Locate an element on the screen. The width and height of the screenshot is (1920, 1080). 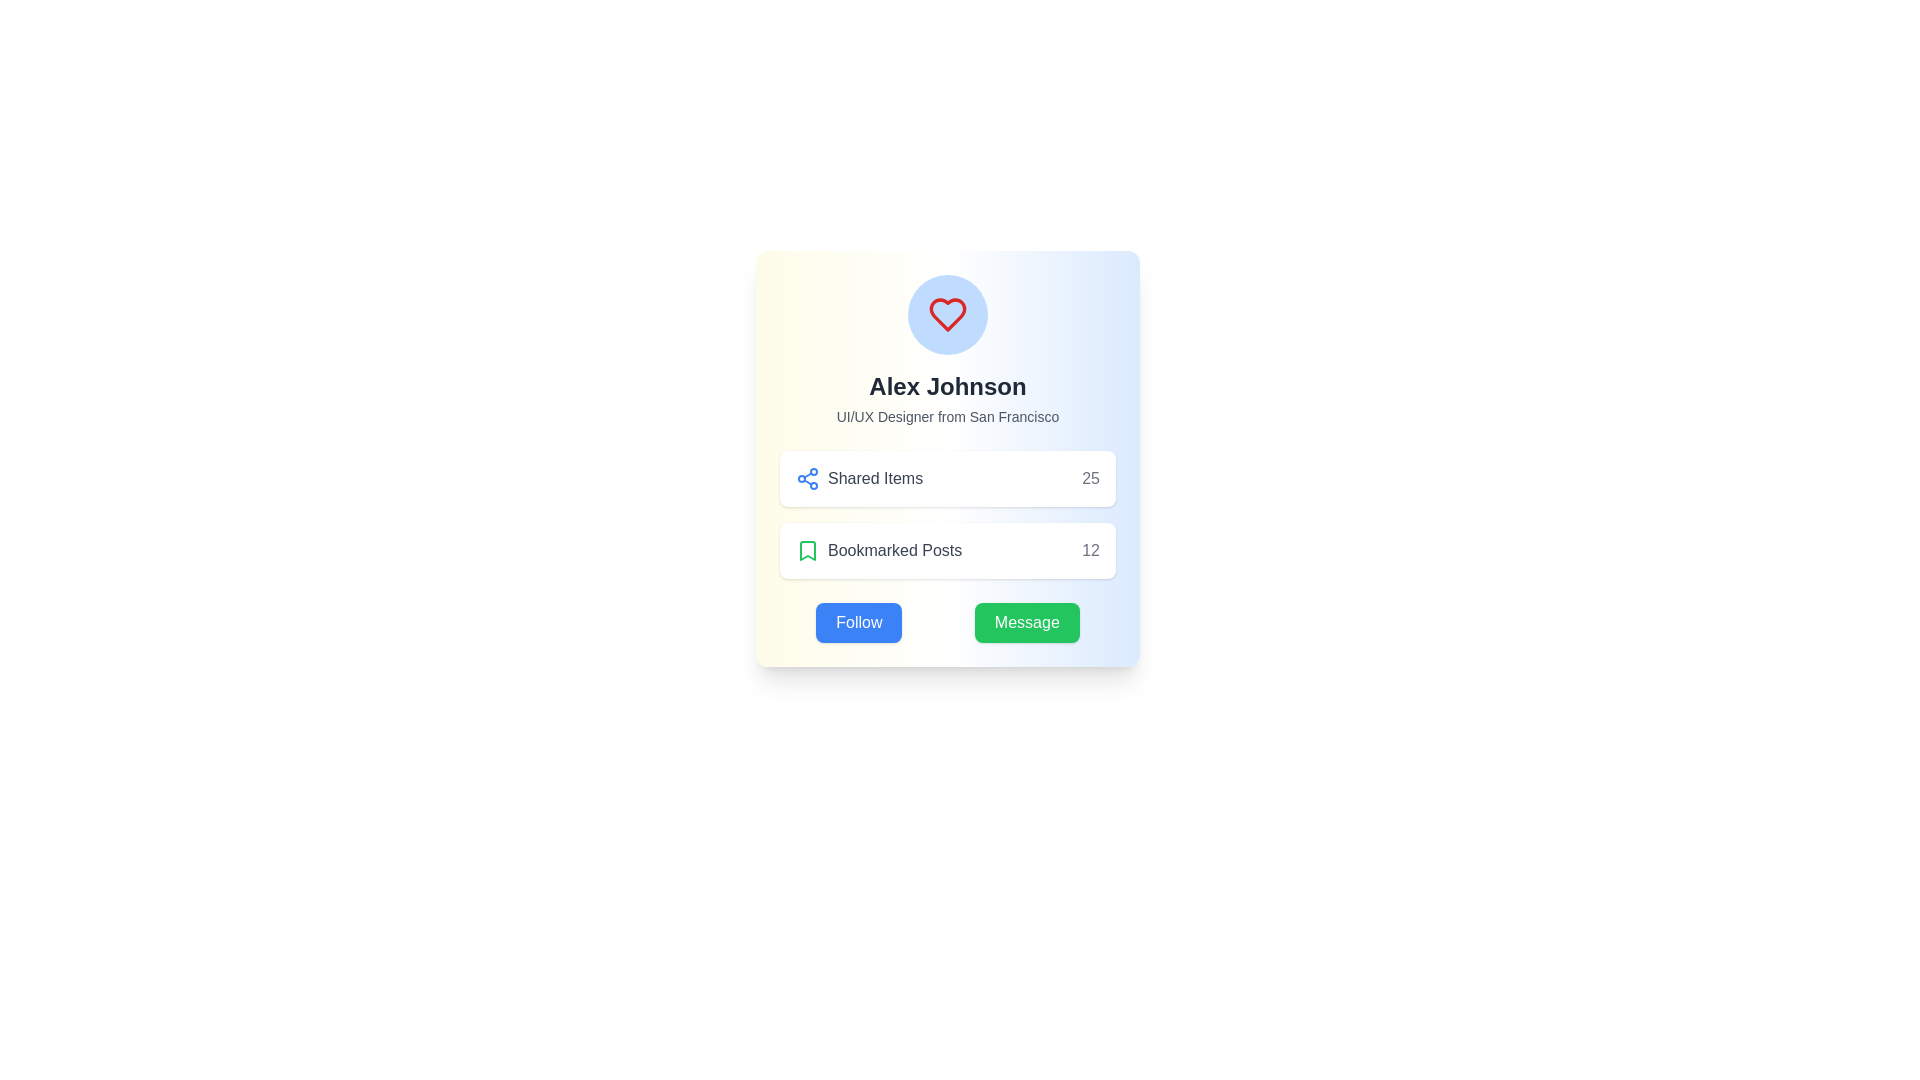
the vertical list containing 'Shared Items' and 'Bookmarked Posts' to see details is located at coordinates (947, 514).